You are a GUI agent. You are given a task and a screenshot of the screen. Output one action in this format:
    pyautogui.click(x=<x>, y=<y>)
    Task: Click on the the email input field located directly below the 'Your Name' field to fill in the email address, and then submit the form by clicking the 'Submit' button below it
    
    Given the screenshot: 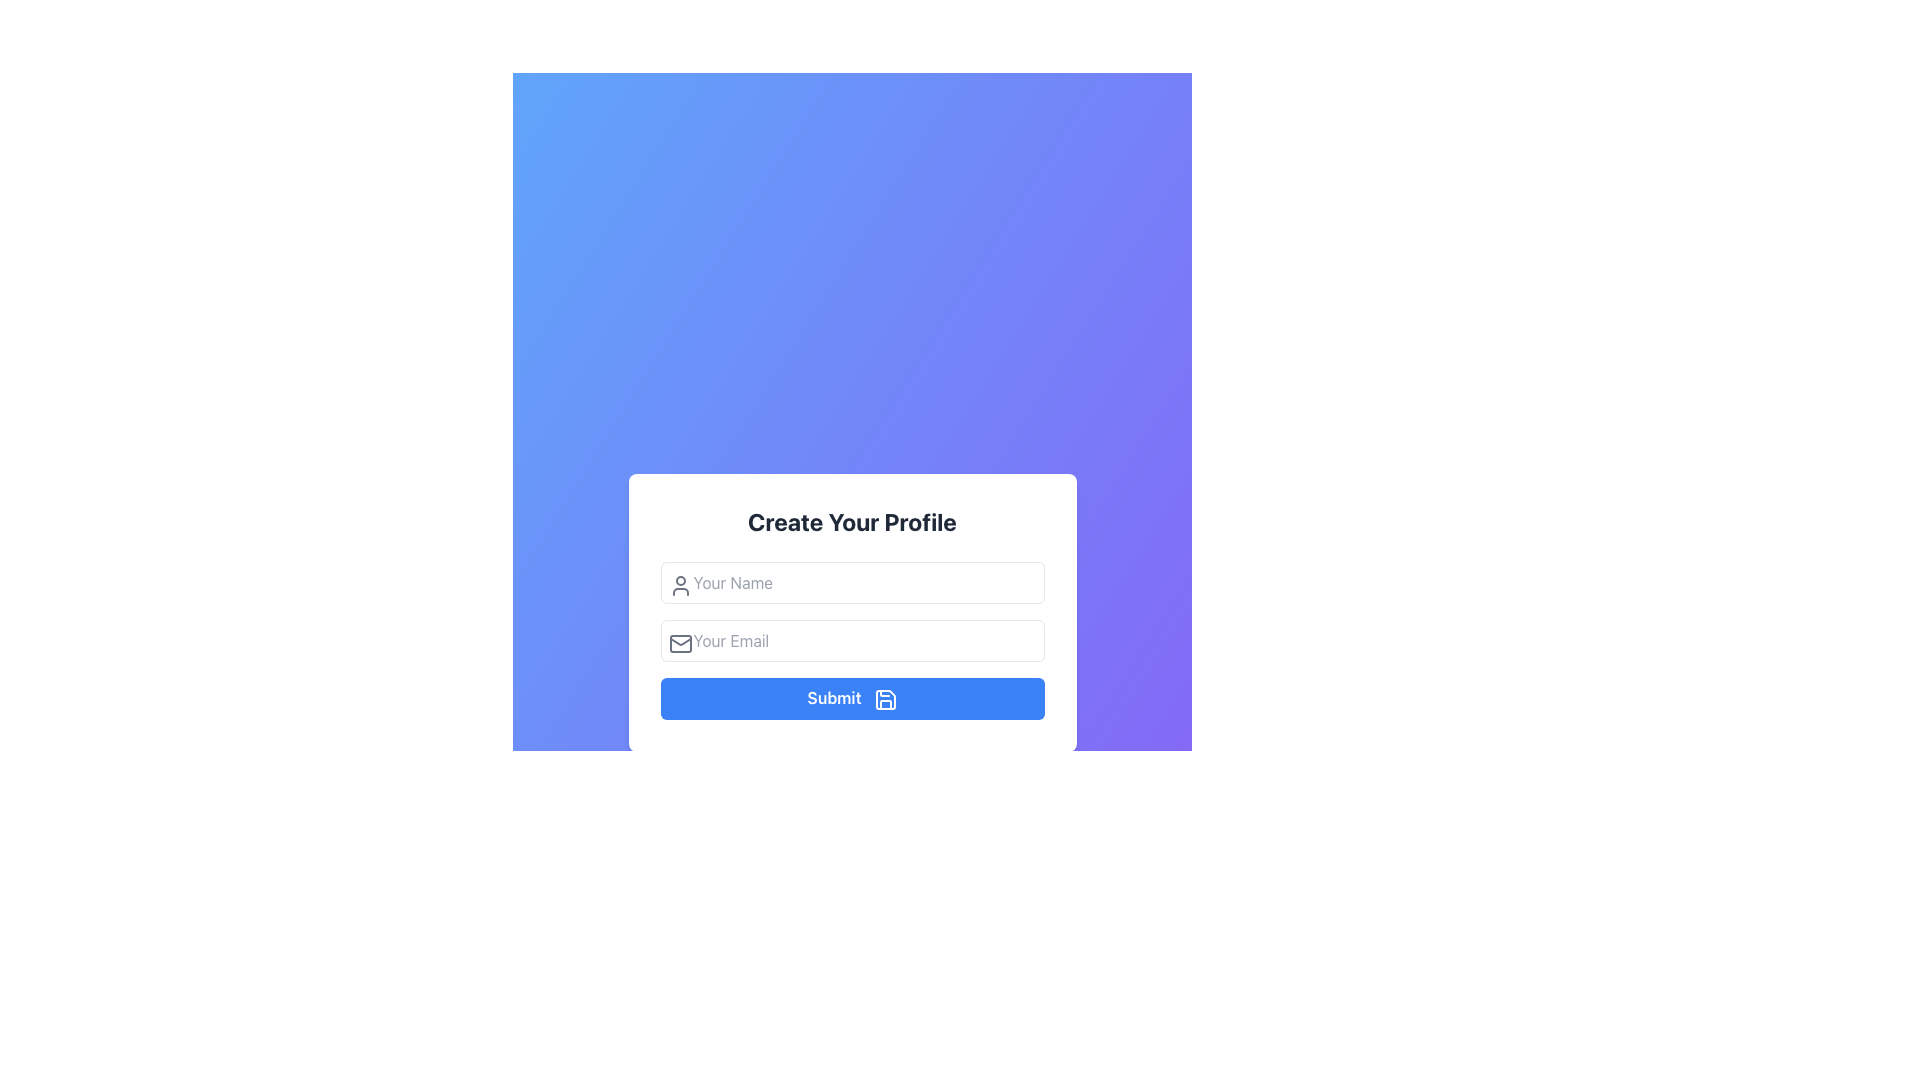 What is the action you would take?
    pyautogui.click(x=852, y=641)
    